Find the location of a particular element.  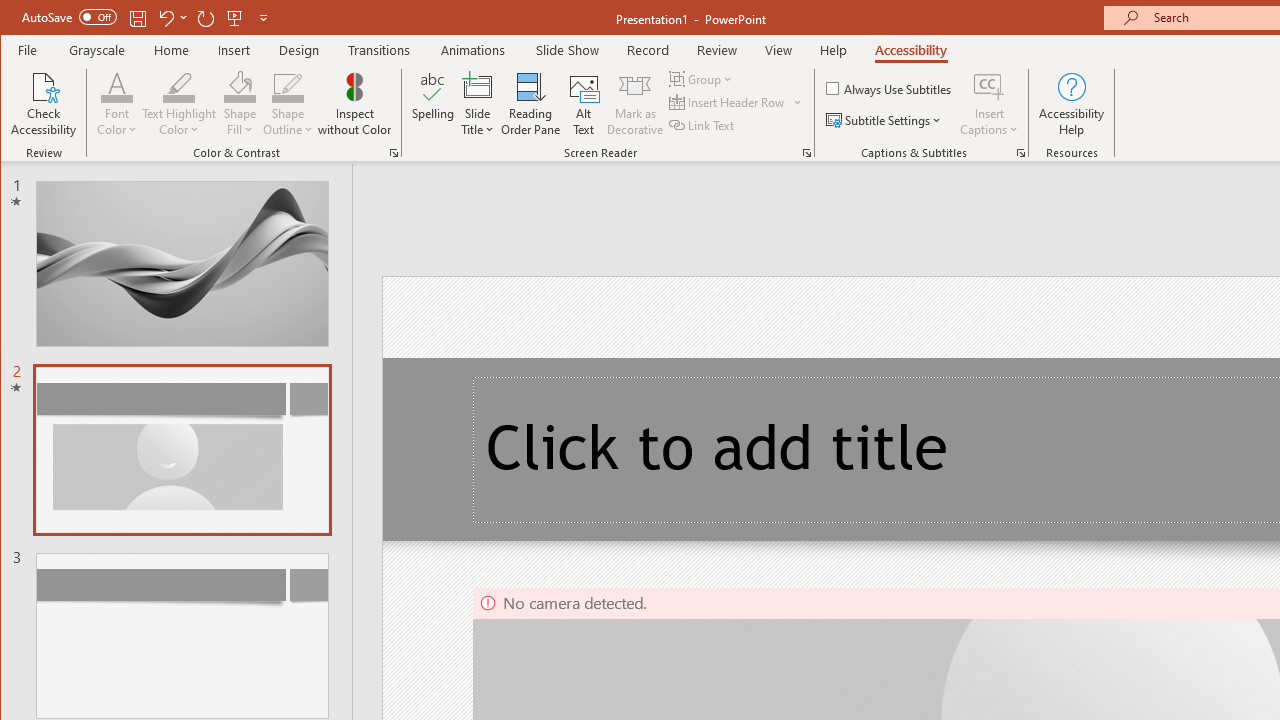

'Color & Contrast' is located at coordinates (394, 152).